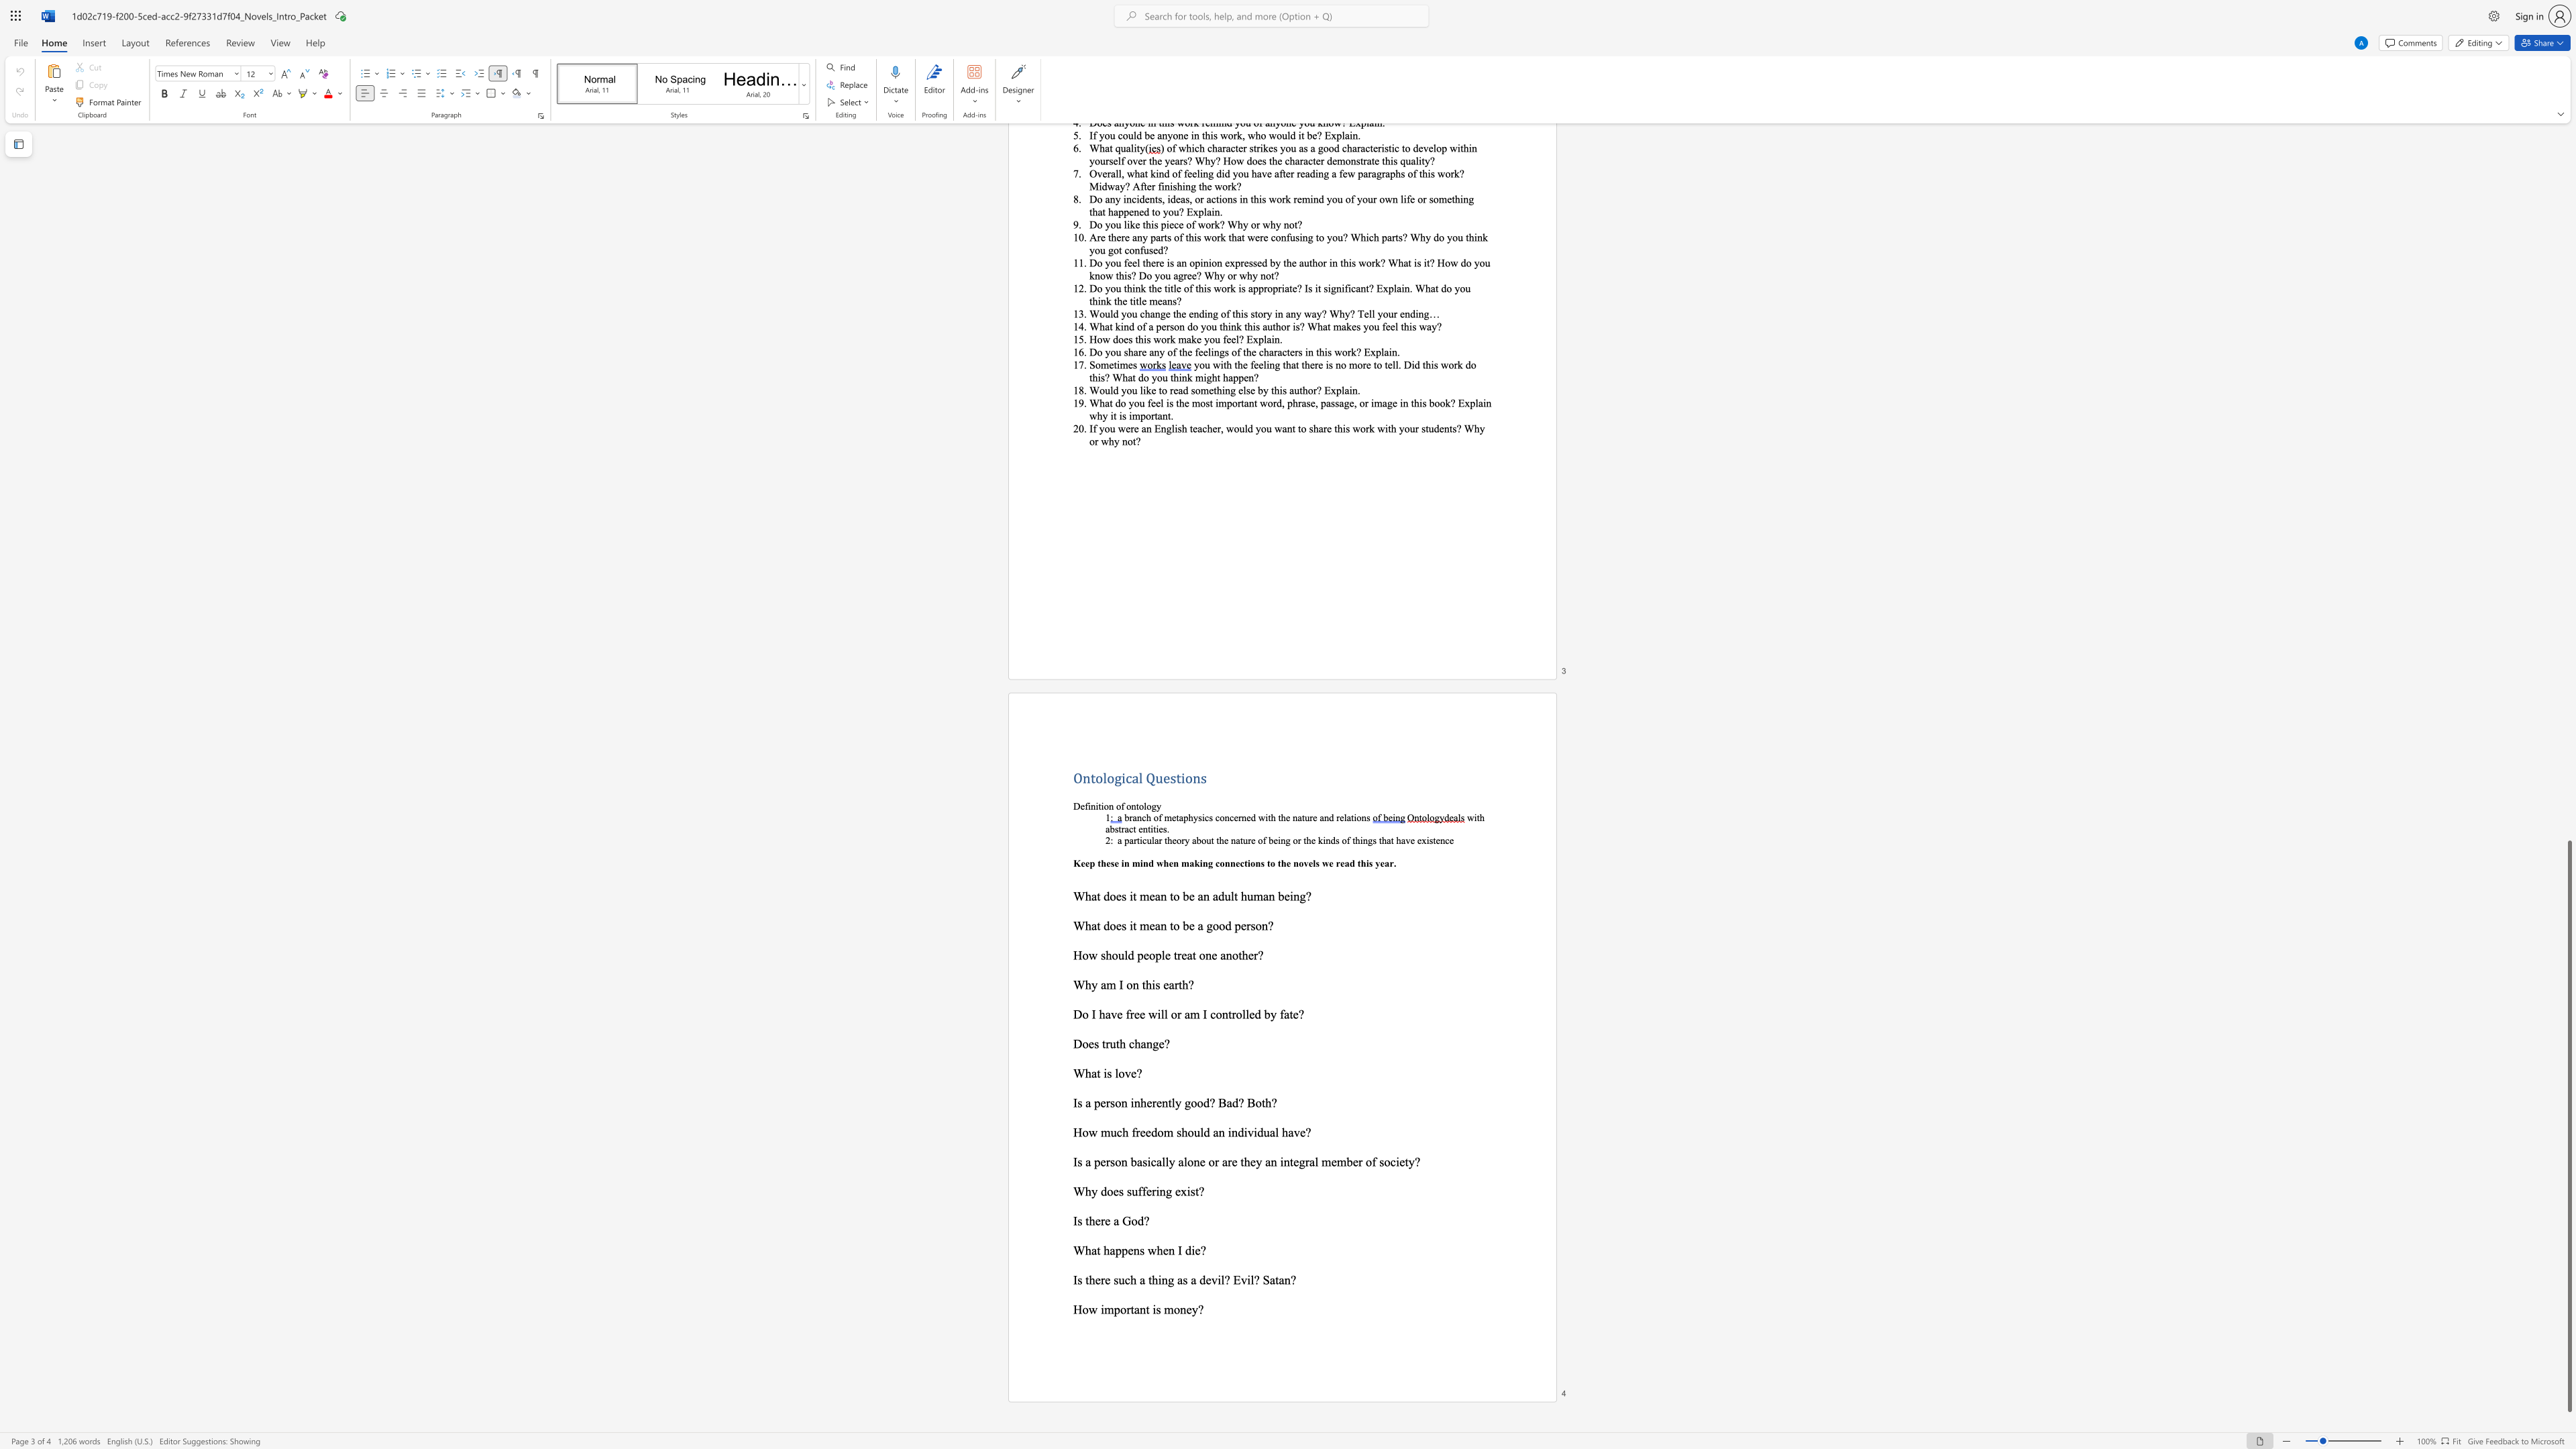  Describe the element at coordinates (1126, 1220) in the screenshot. I see `the 1th character "G" in the text` at that location.